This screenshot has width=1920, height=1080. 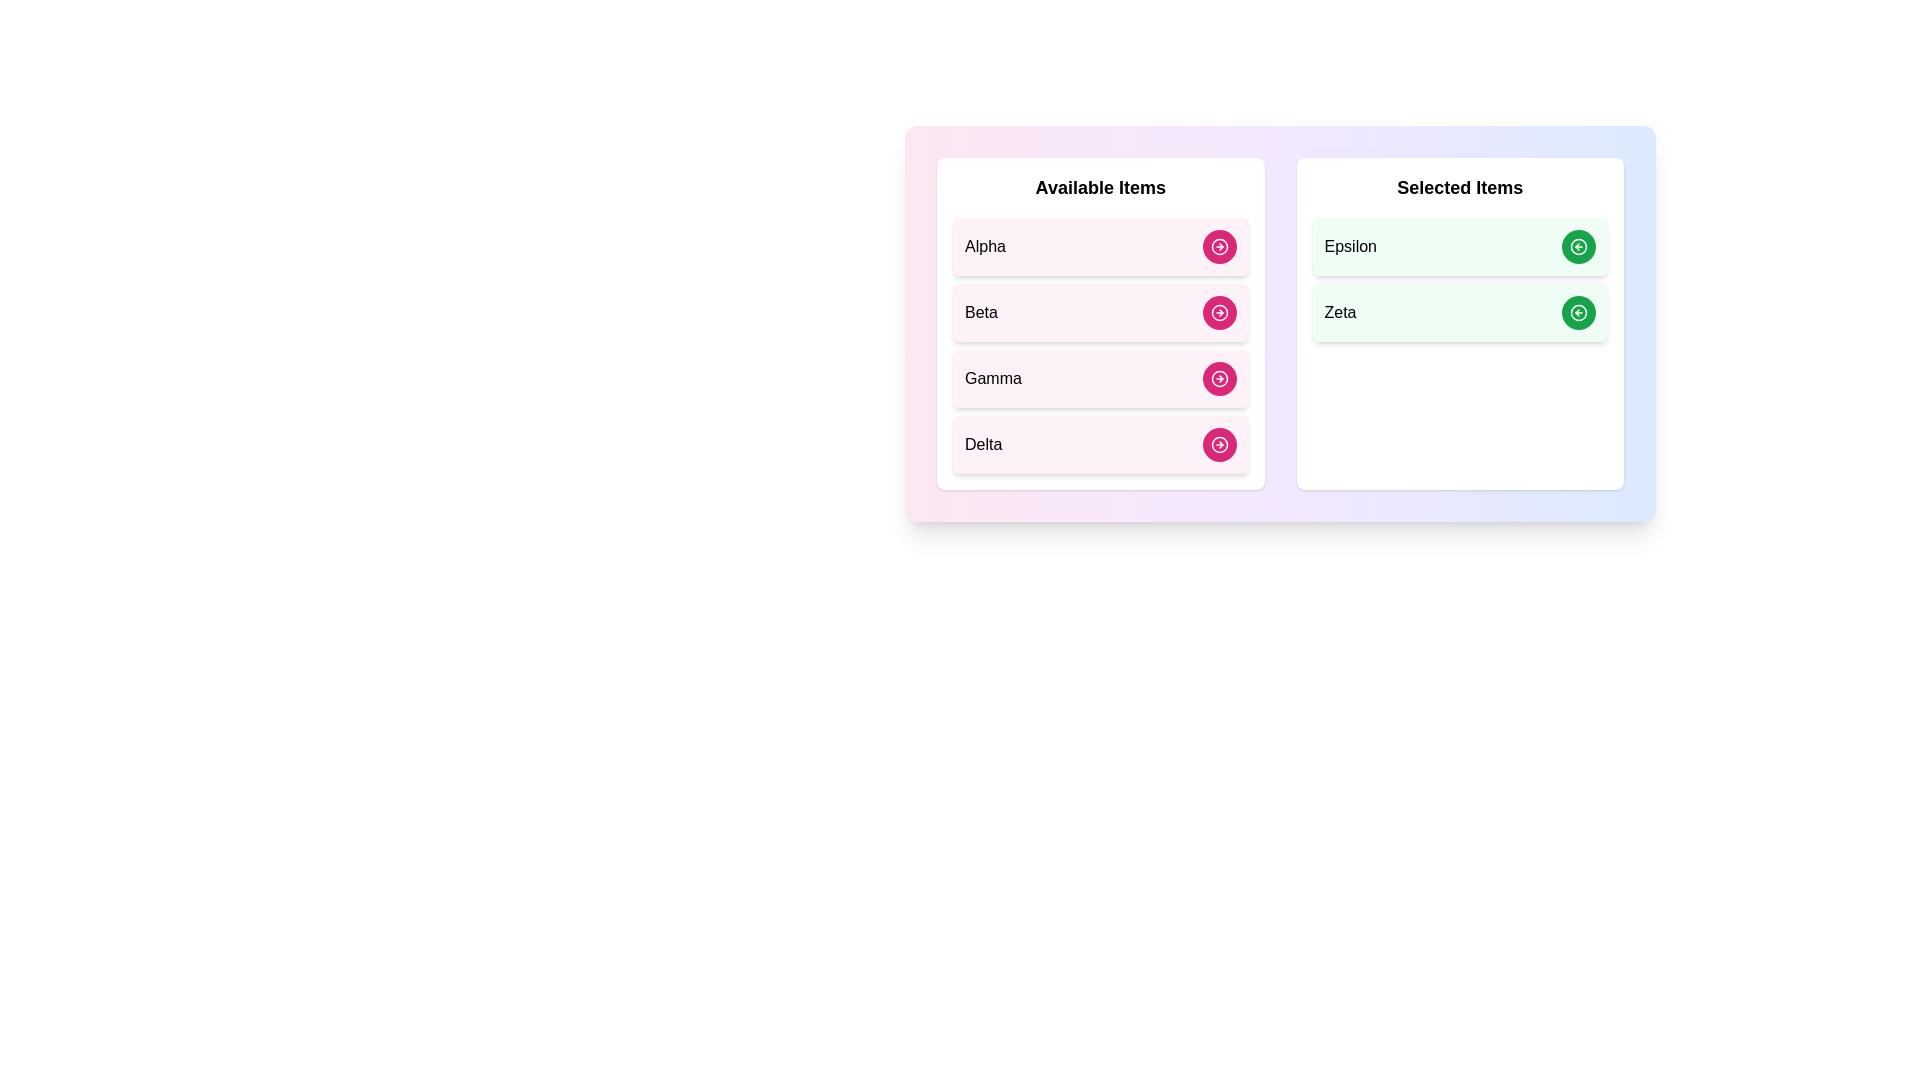 I want to click on transfer button for the item Gamma in the 'Available Items' list, so click(x=1218, y=378).